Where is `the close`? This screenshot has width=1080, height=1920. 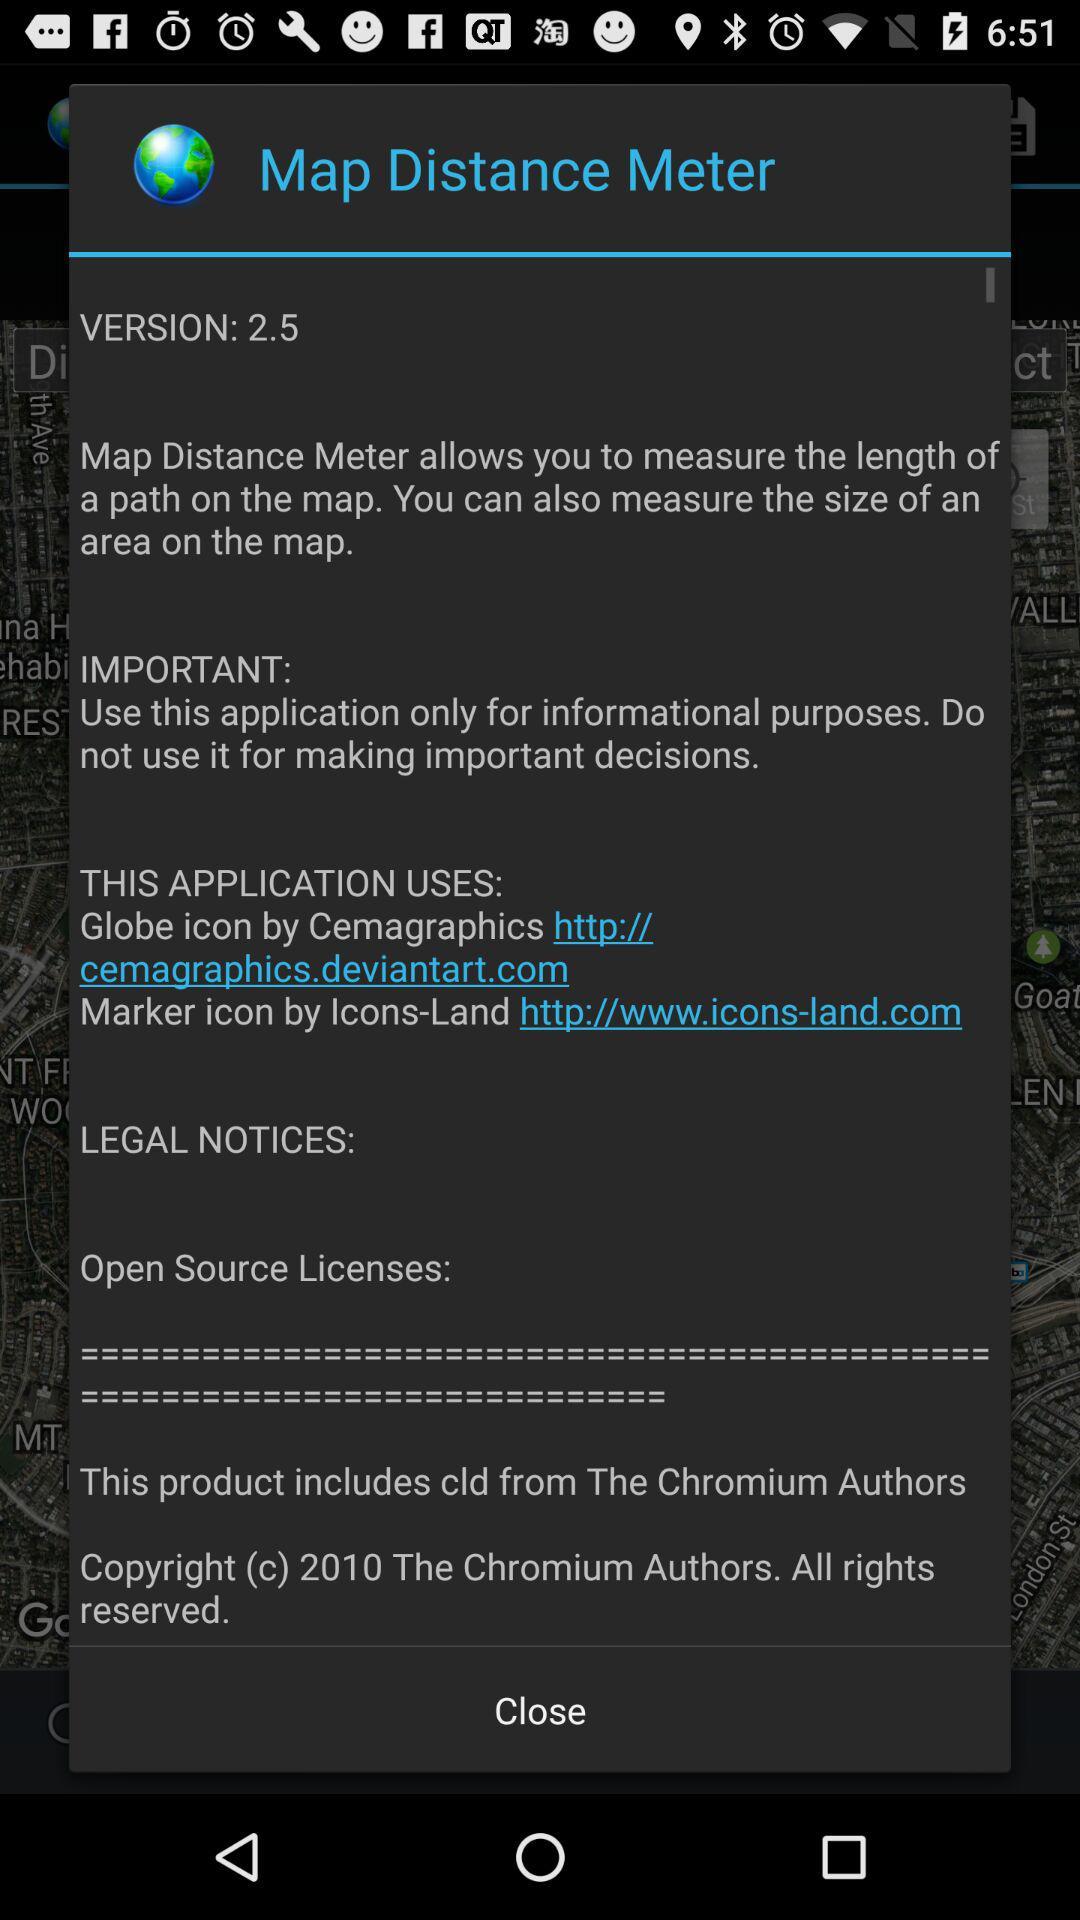 the close is located at coordinates (540, 1708).